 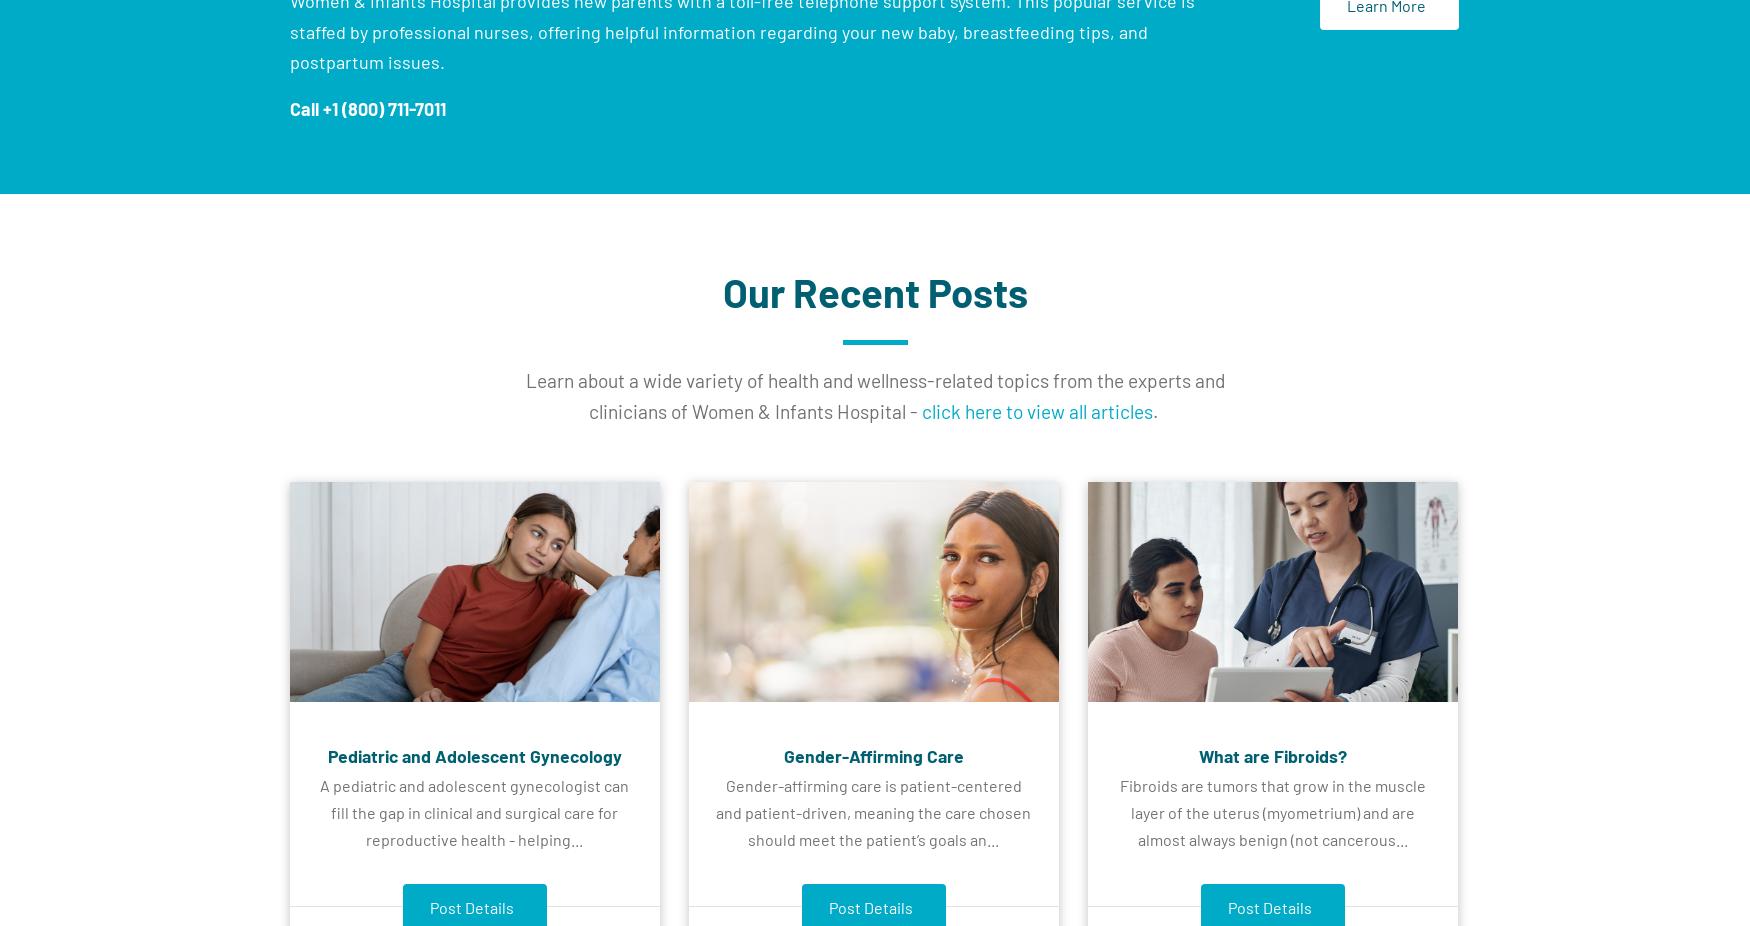 What do you see at coordinates (791, 379) in the screenshot?
I see `'health'` at bounding box center [791, 379].